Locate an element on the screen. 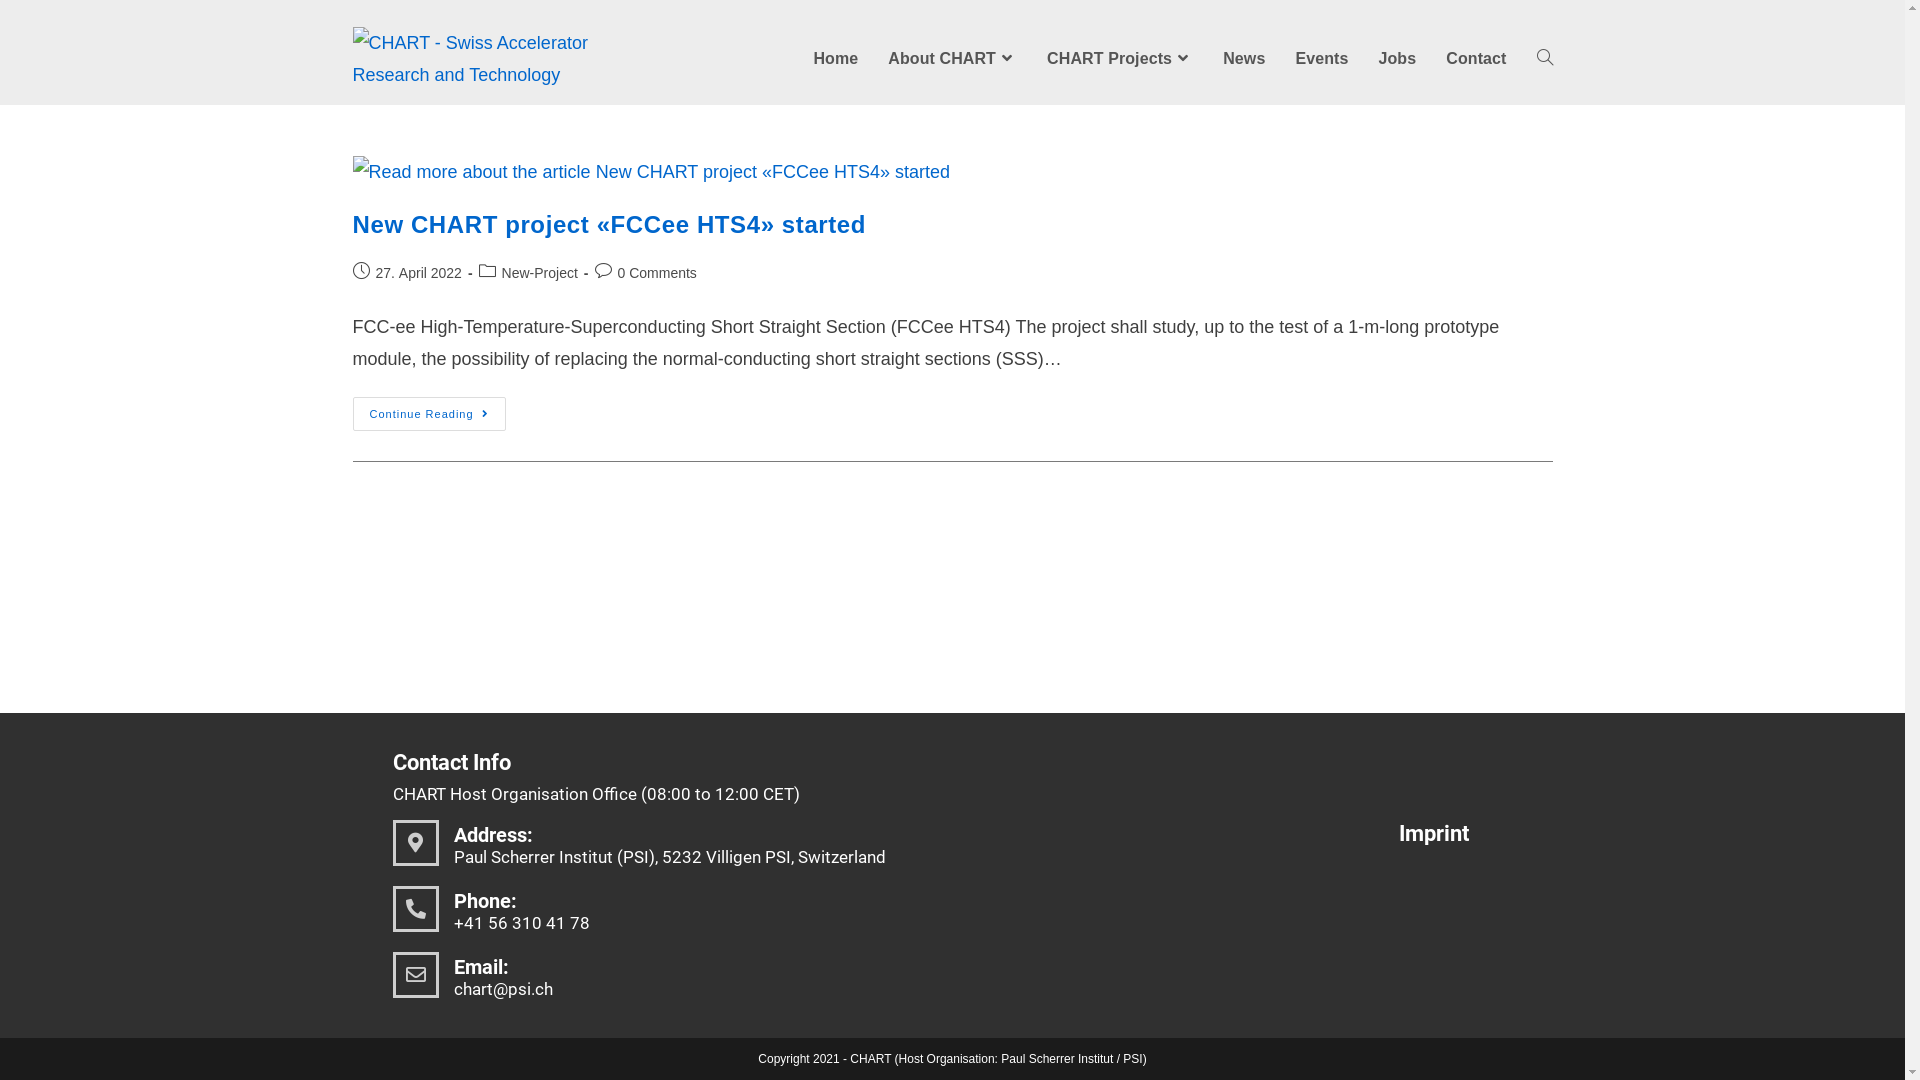  'Jobs' is located at coordinates (1395, 57).